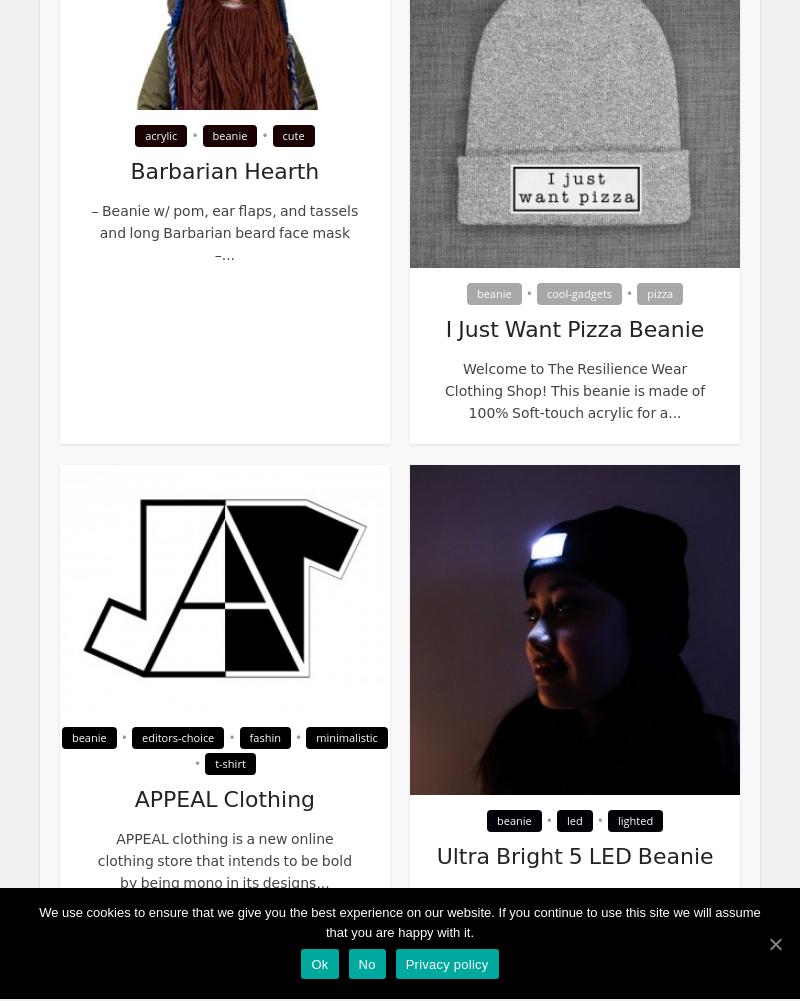  I want to click on 'We use cookies to ensure that we give you the best experience on our website. If you continue to use this site we will assume that you are happy with it.', so click(398, 922).